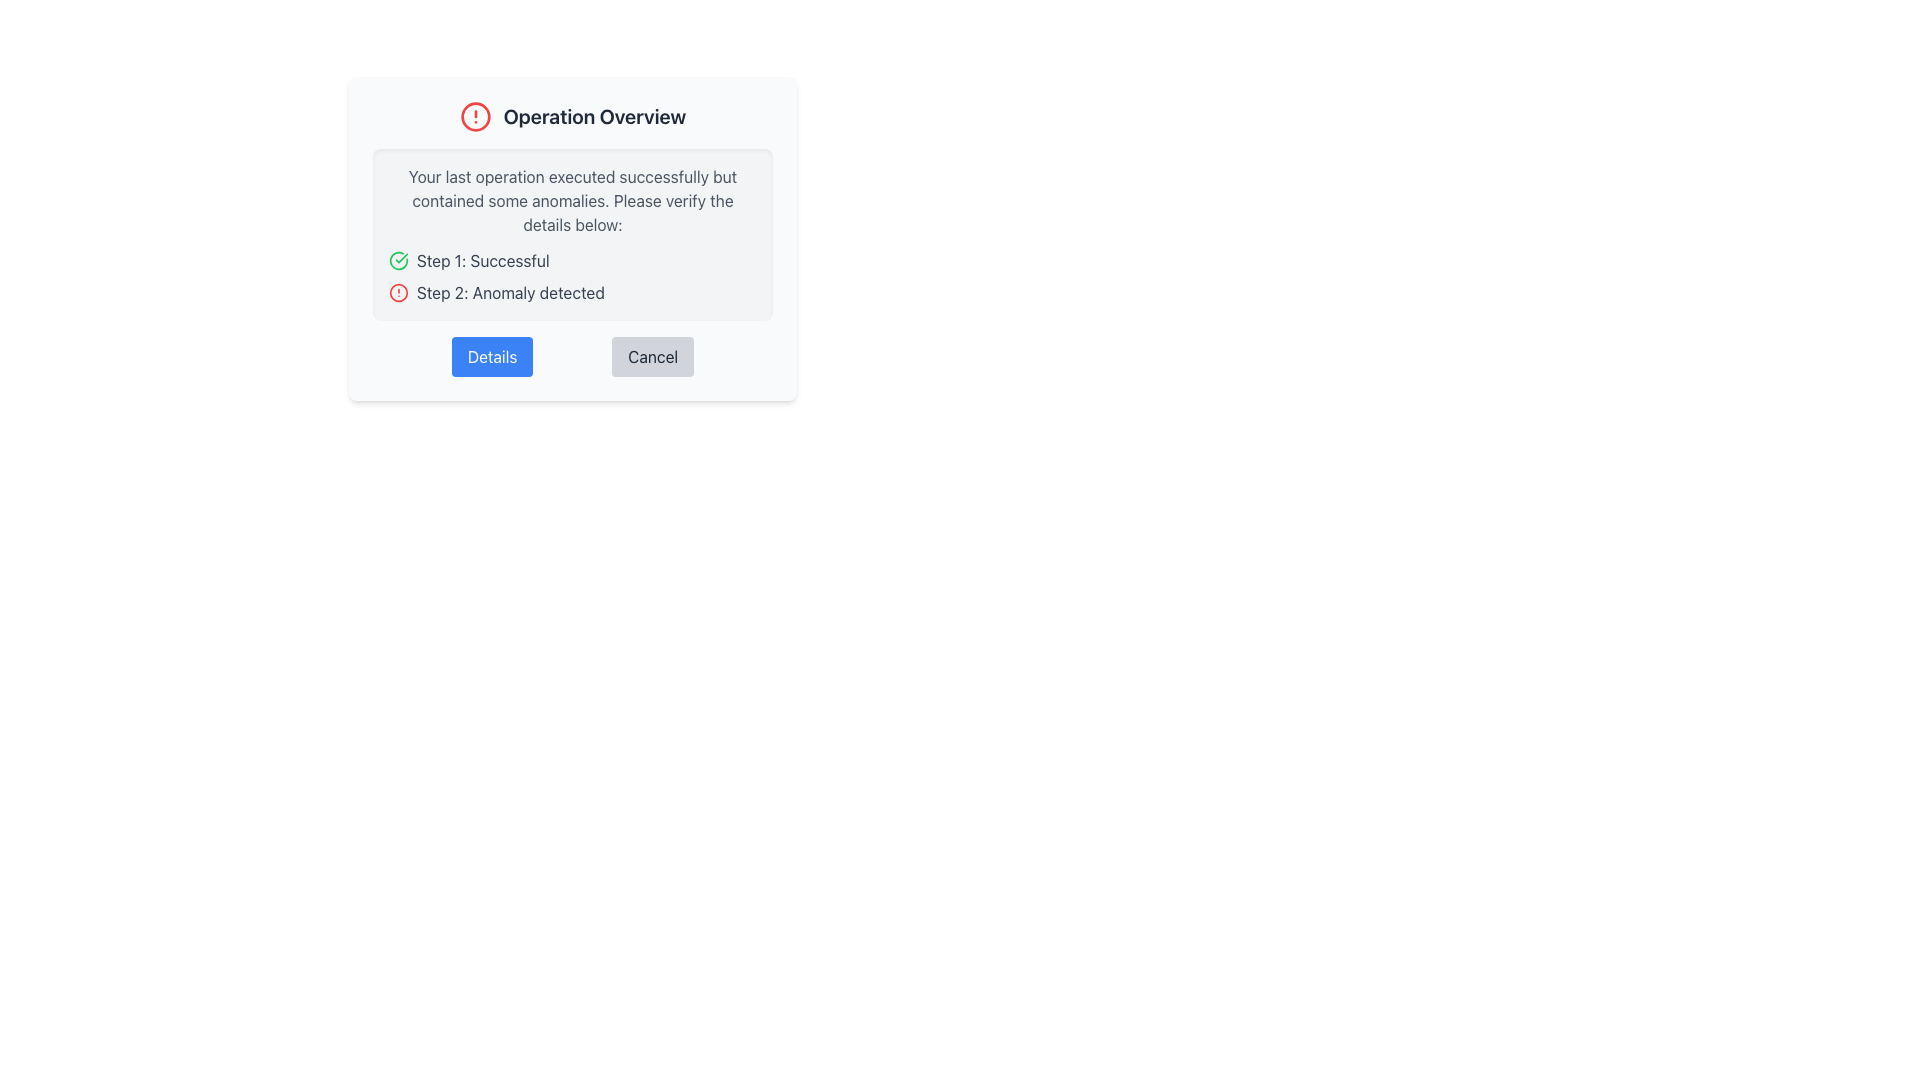  What do you see at coordinates (474, 116) in the screenshot?
I see `the SVG circle graphical element that is part of the warning icon located at the top of the 'Operation Overview' popup` at bounding box center [474, 116].